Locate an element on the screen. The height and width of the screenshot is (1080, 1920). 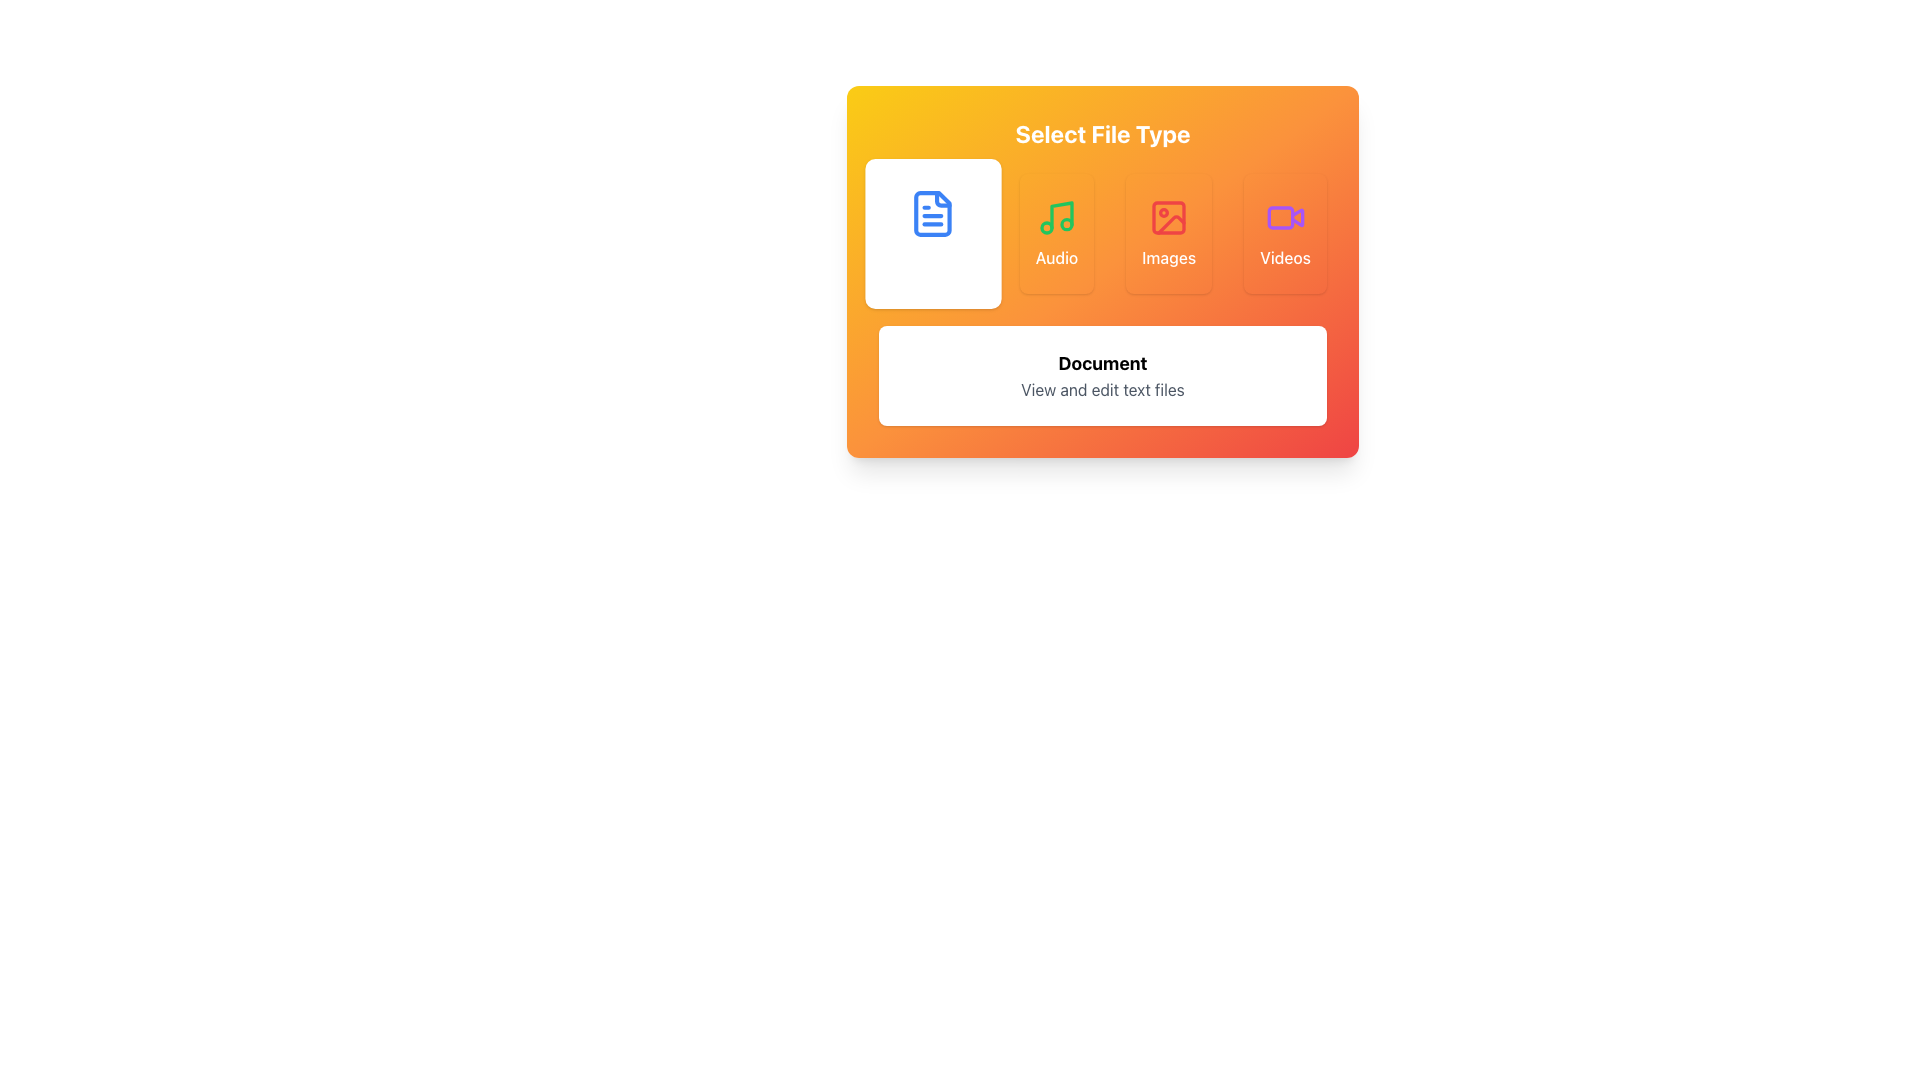
the 'Videos' icon, which is the fourth option in the horizontal list under the 'Select File Type' heading, indicating video-related actions is located at coordinates (1285, 218).